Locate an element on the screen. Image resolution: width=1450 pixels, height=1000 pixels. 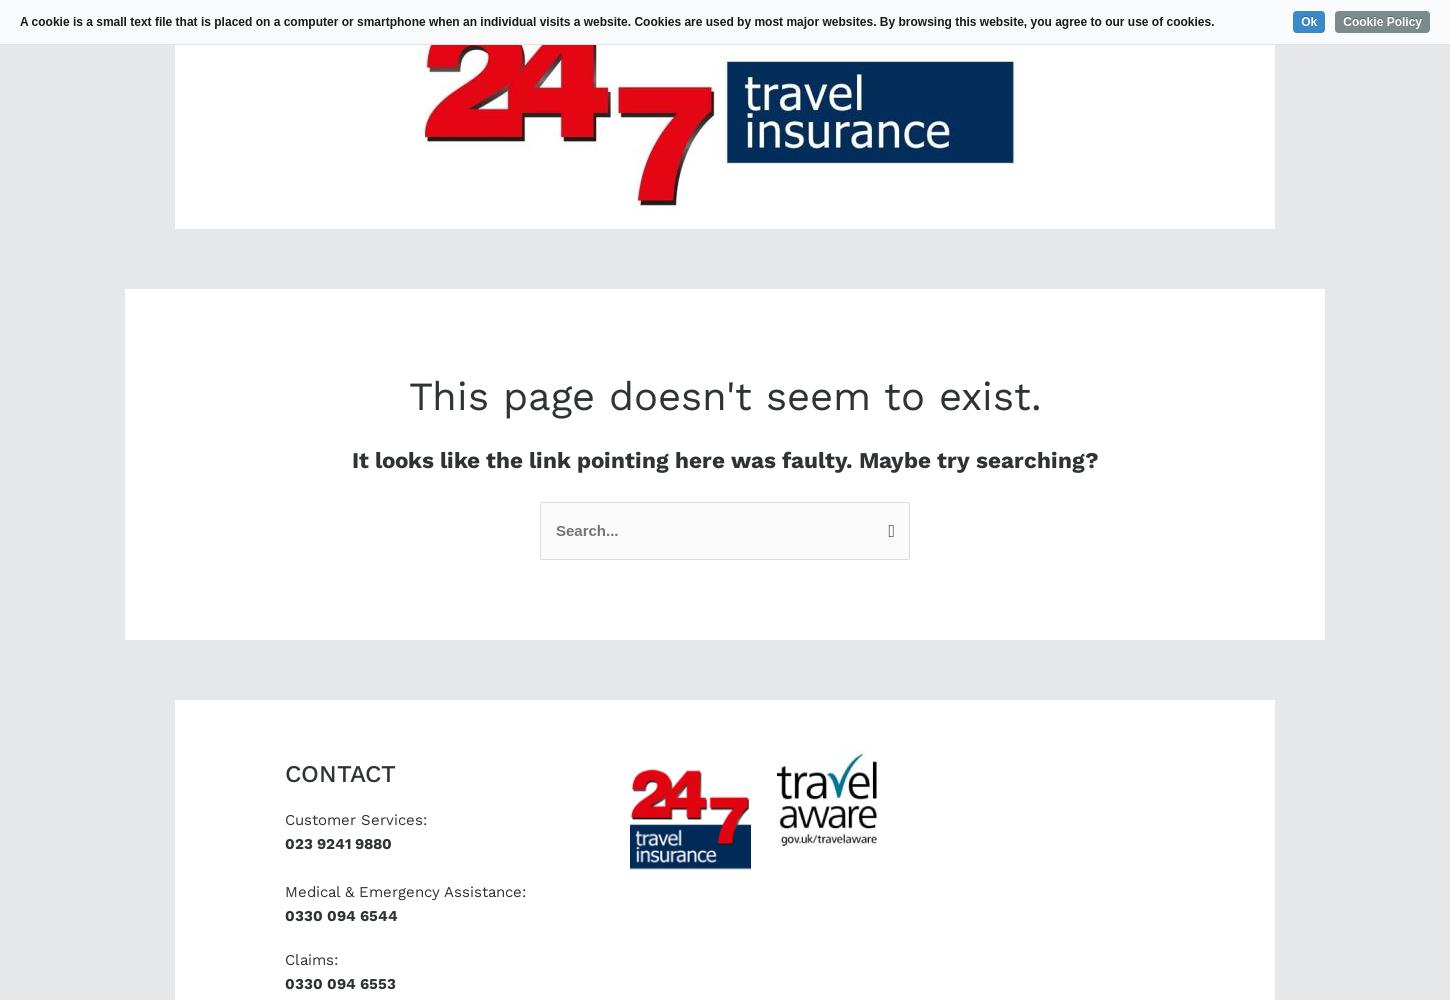
'Customer Services:' is located at coordinates (285, 819).